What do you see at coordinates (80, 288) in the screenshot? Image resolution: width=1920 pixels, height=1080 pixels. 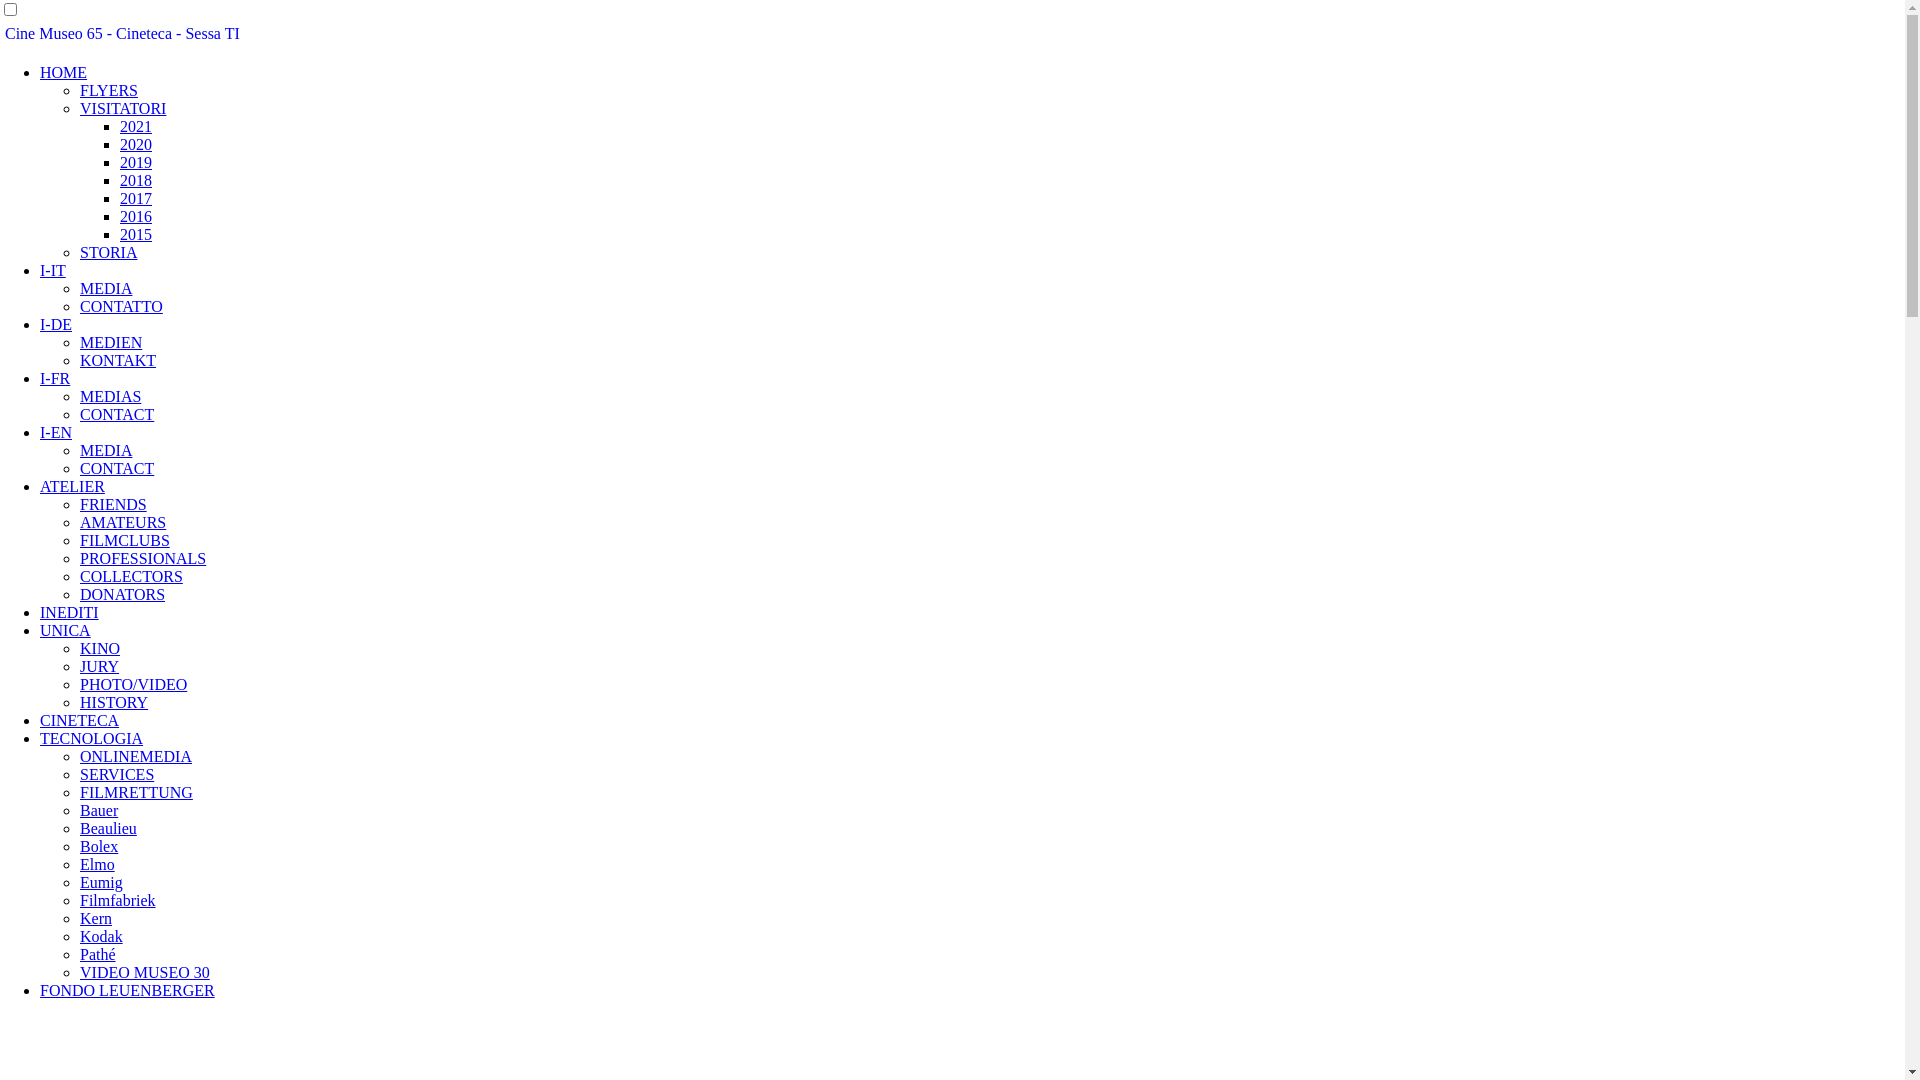 I see `'MEDIA'` at bounding box center [80, 288].